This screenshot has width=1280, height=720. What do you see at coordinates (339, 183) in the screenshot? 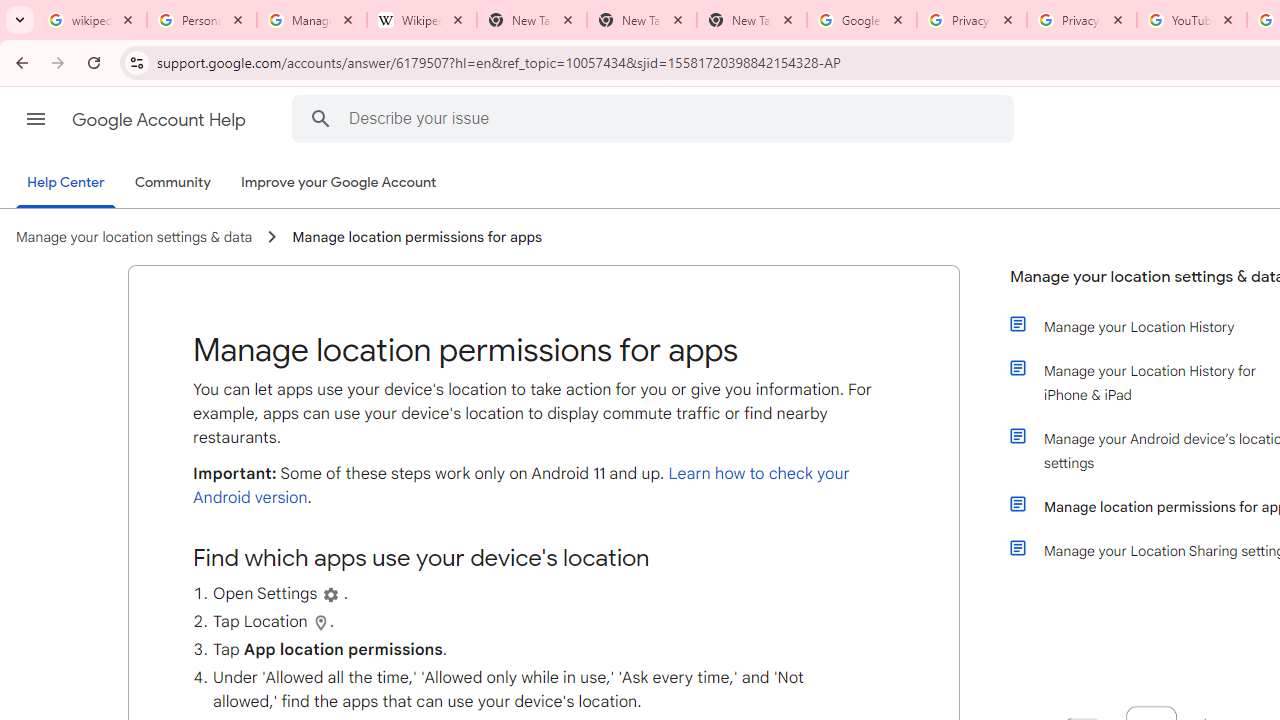
I see `'Improve your Google Account'` at bounding box center [339, 183].